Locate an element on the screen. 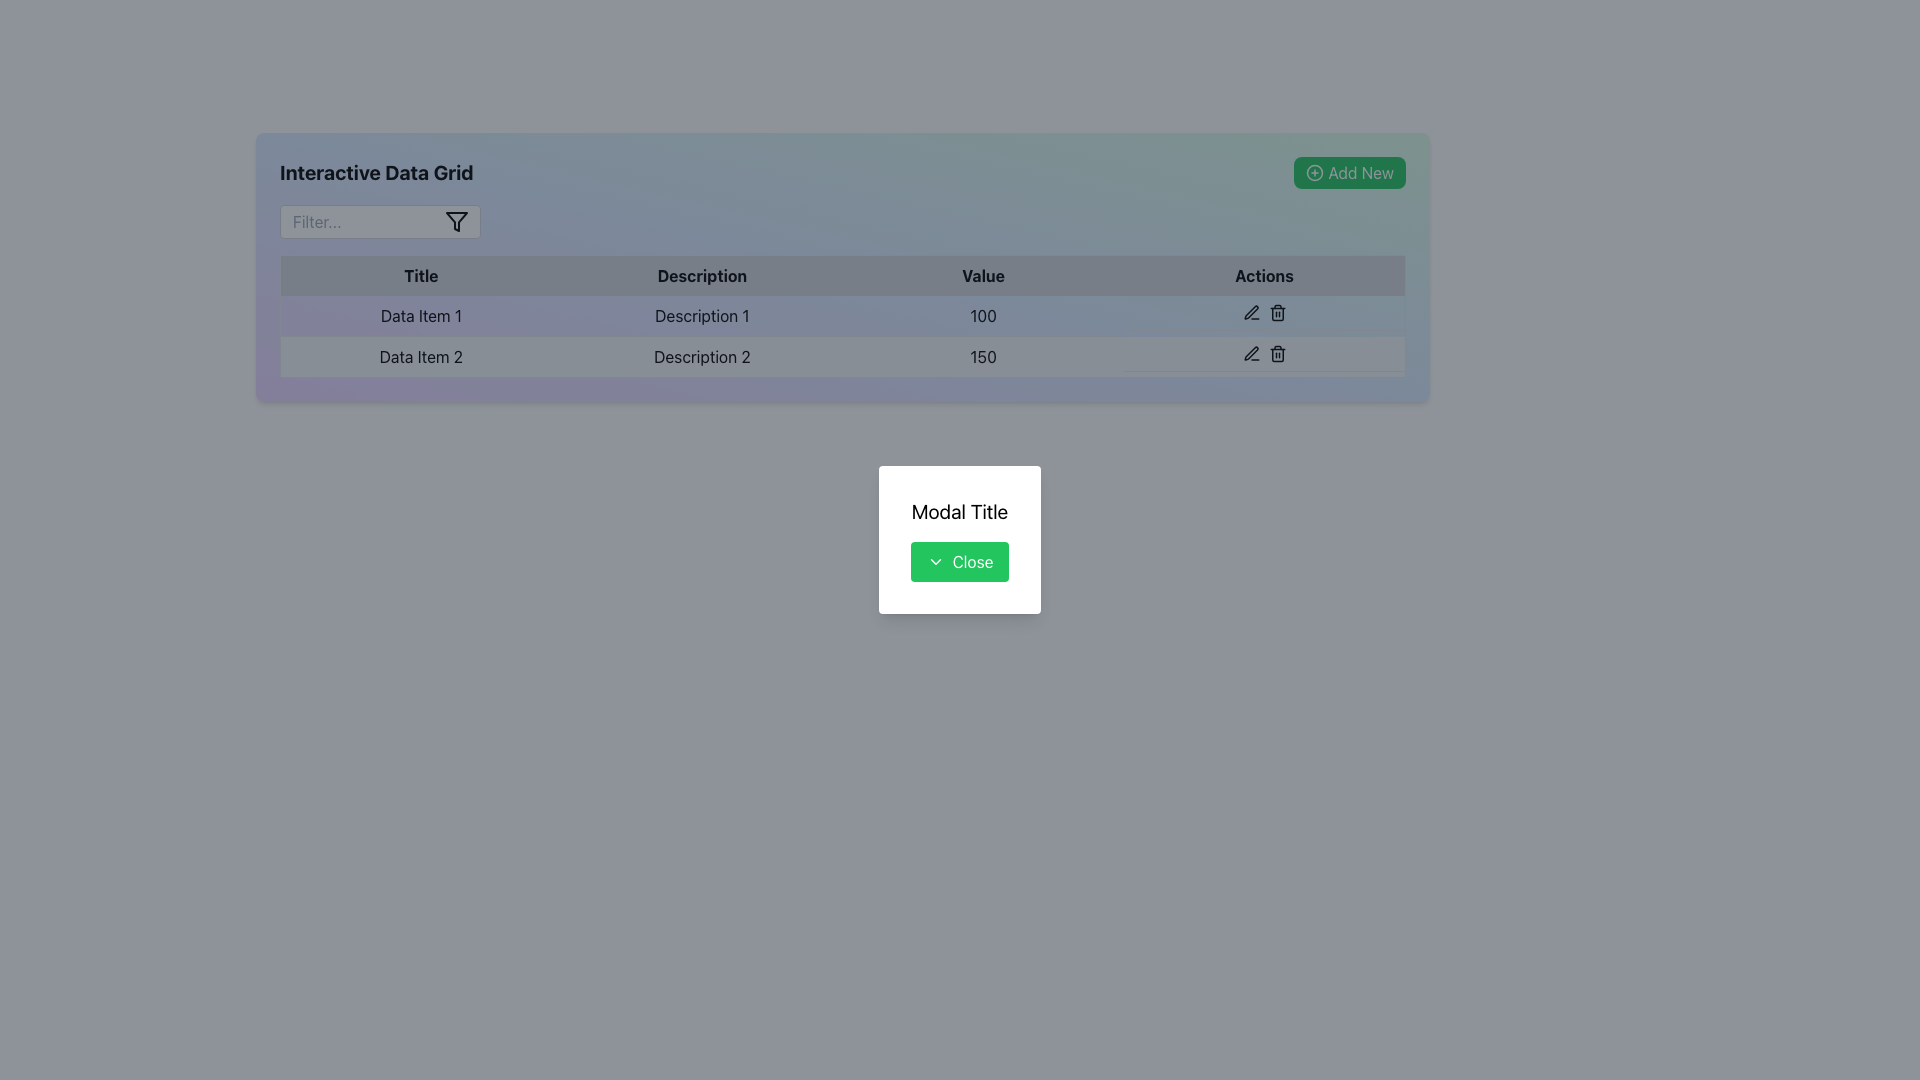  the text cell in the table that corresponds is located at coordinates (702, 315).